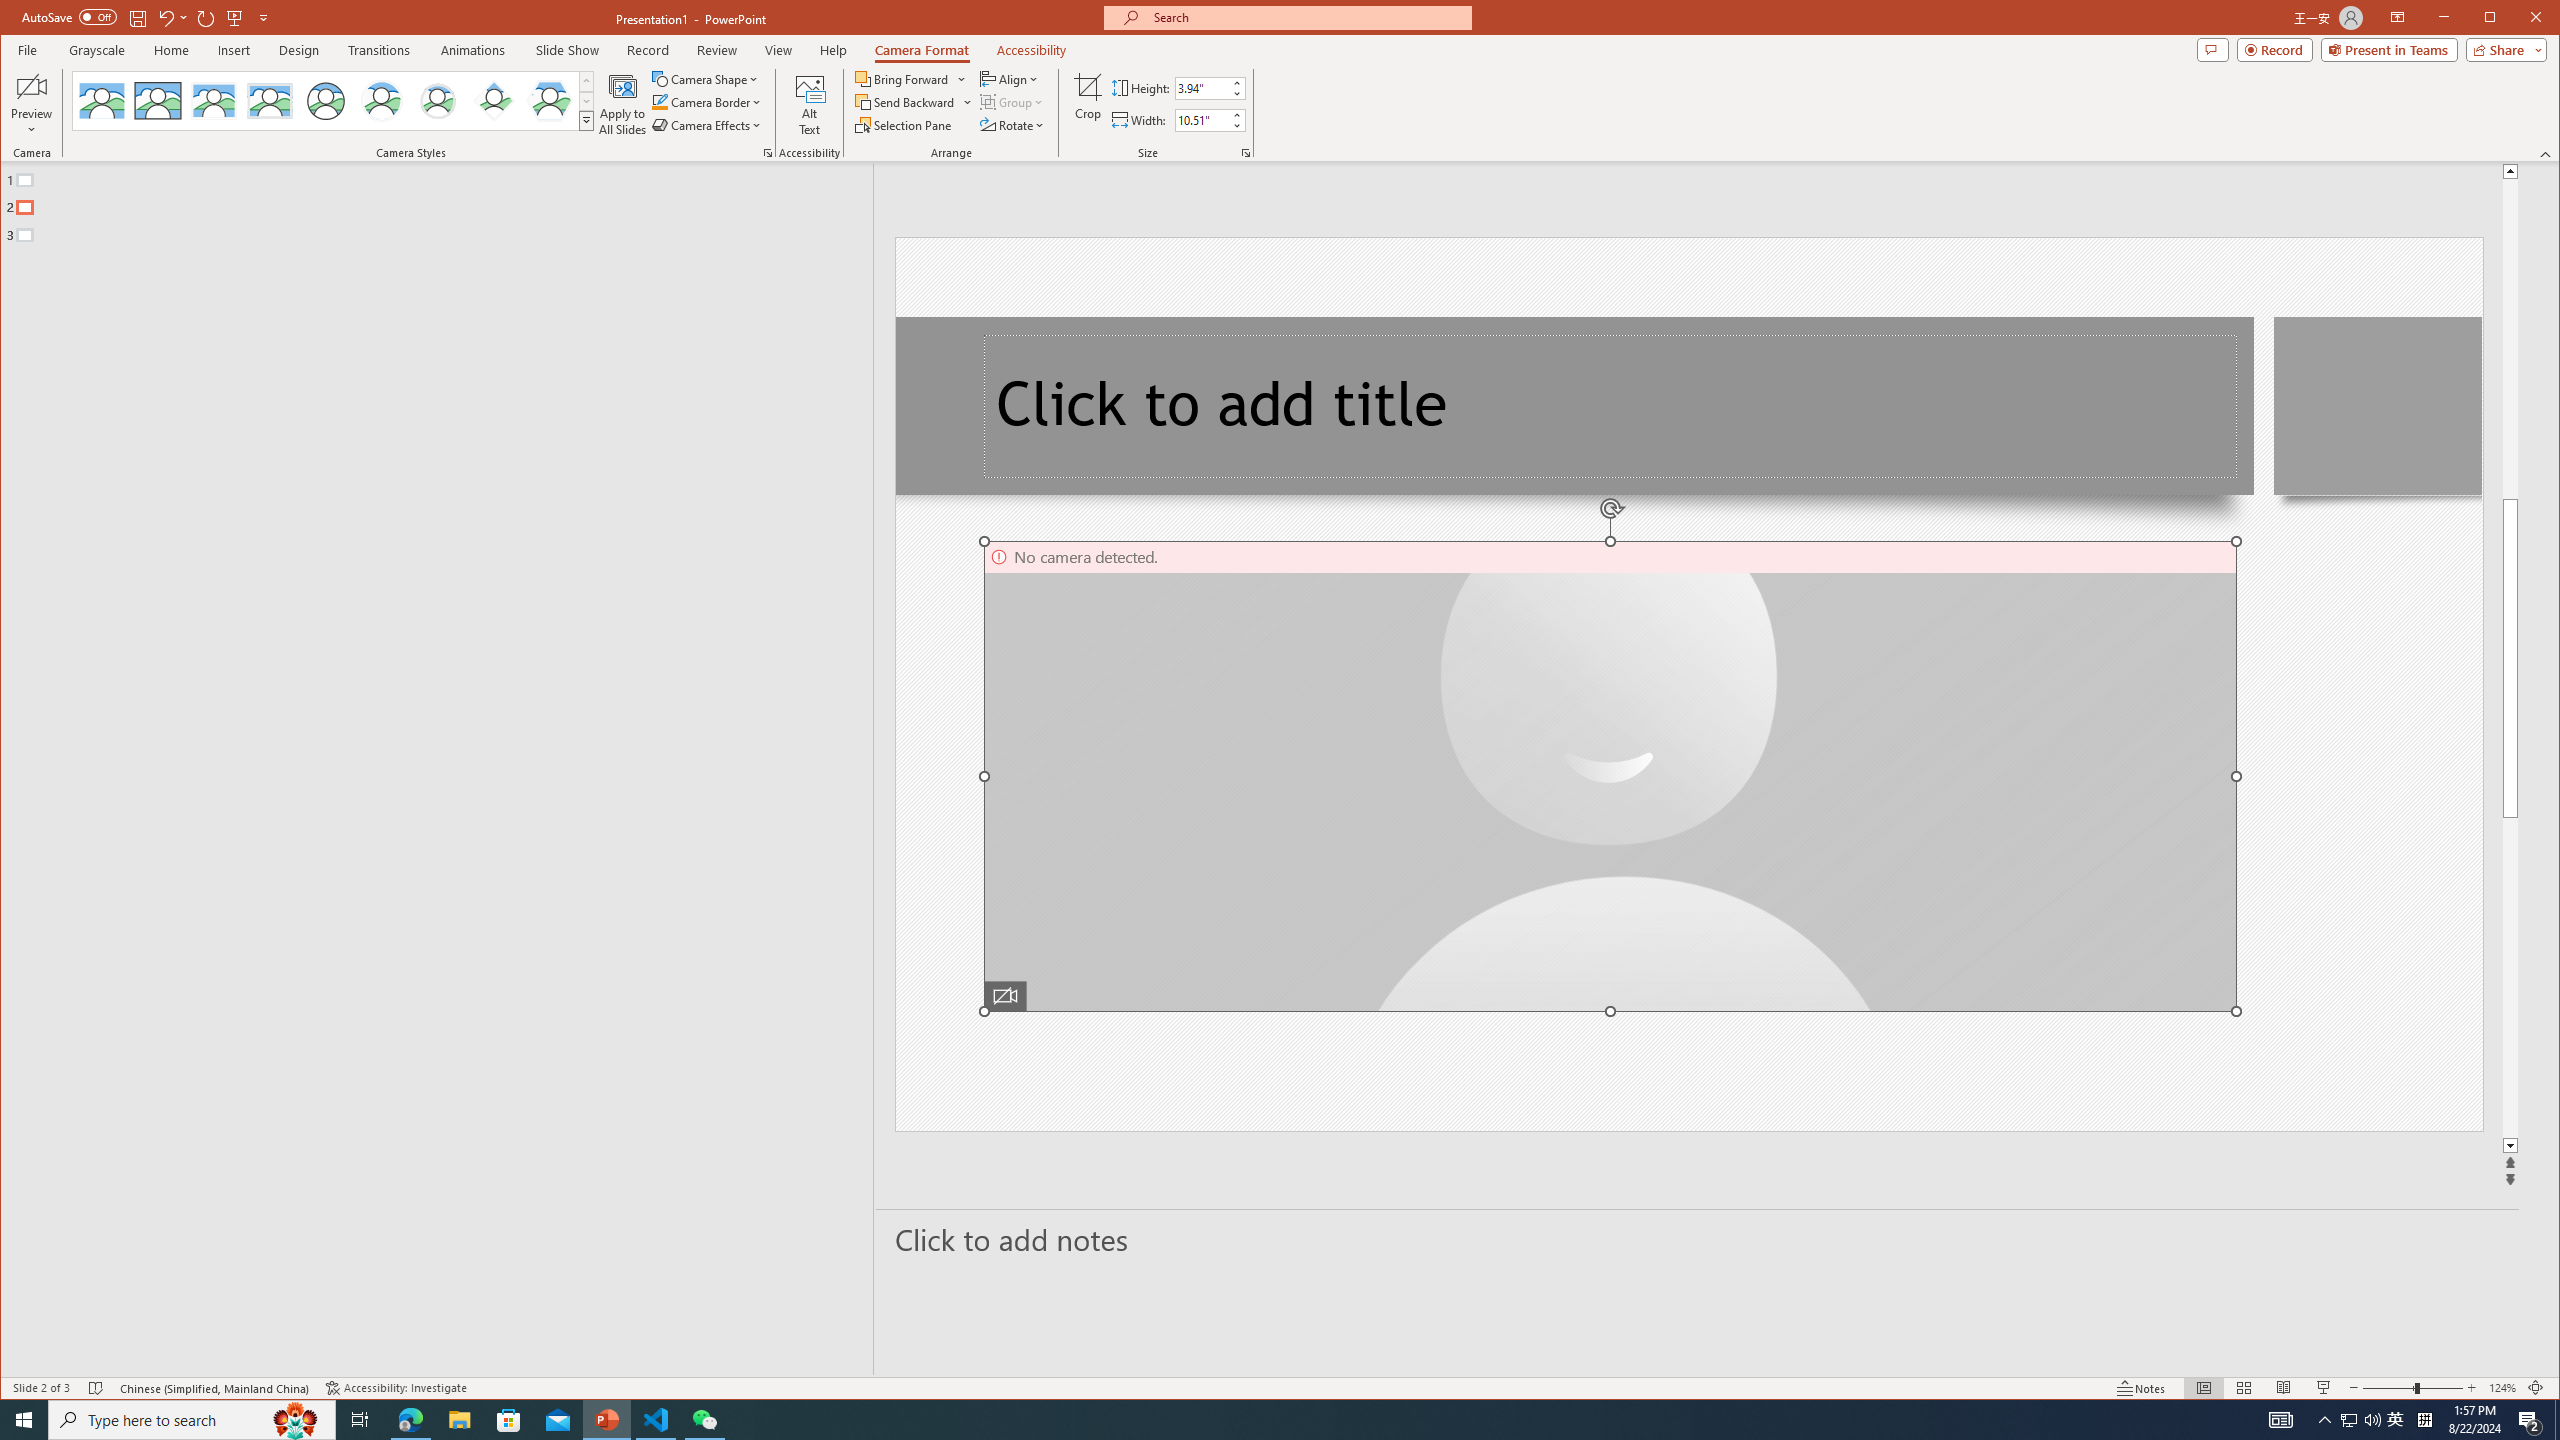  Describe the element at coordinates (32, 103) in the screenshot. I see `'Preview'` at that location.